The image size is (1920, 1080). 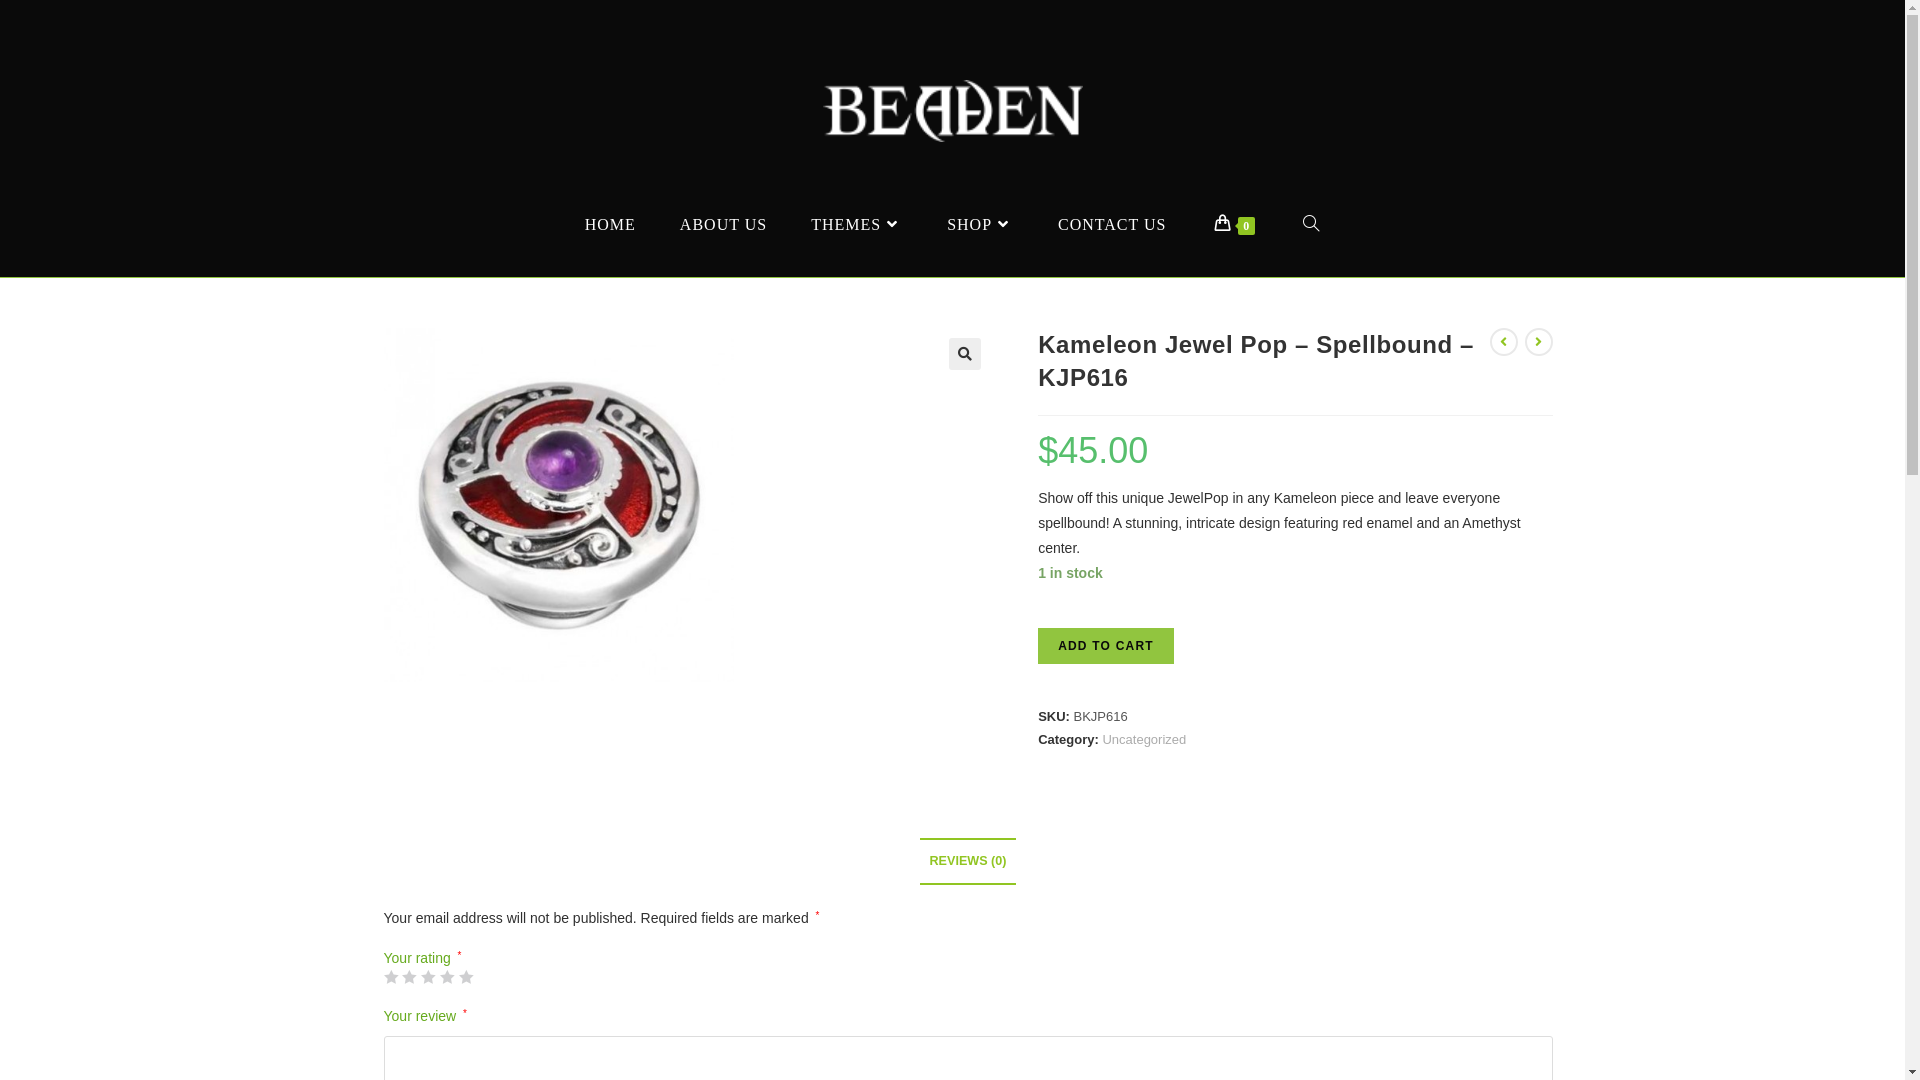 I want to click on '2', so click(x=407, y=975).